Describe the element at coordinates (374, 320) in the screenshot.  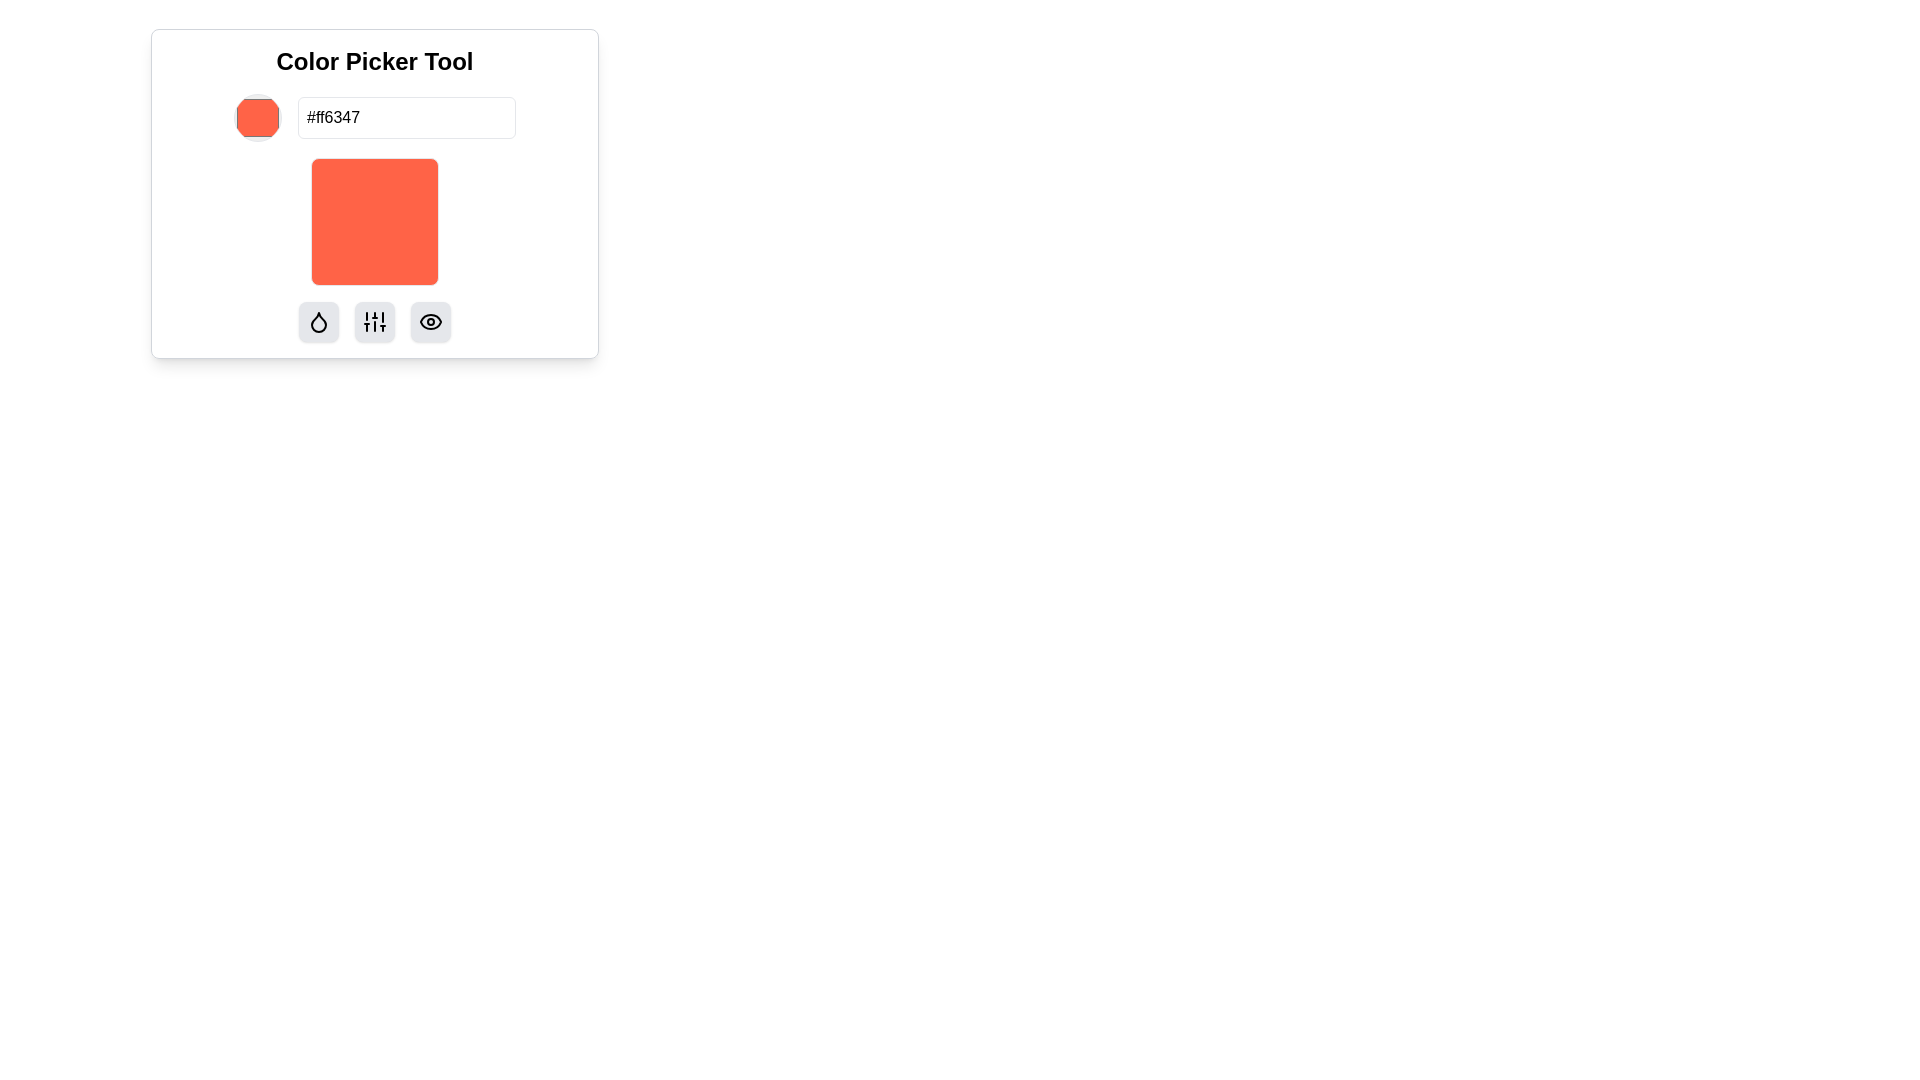
I see `the middle icon depicting three vertical sliders in the color picker tool interface` at that location.